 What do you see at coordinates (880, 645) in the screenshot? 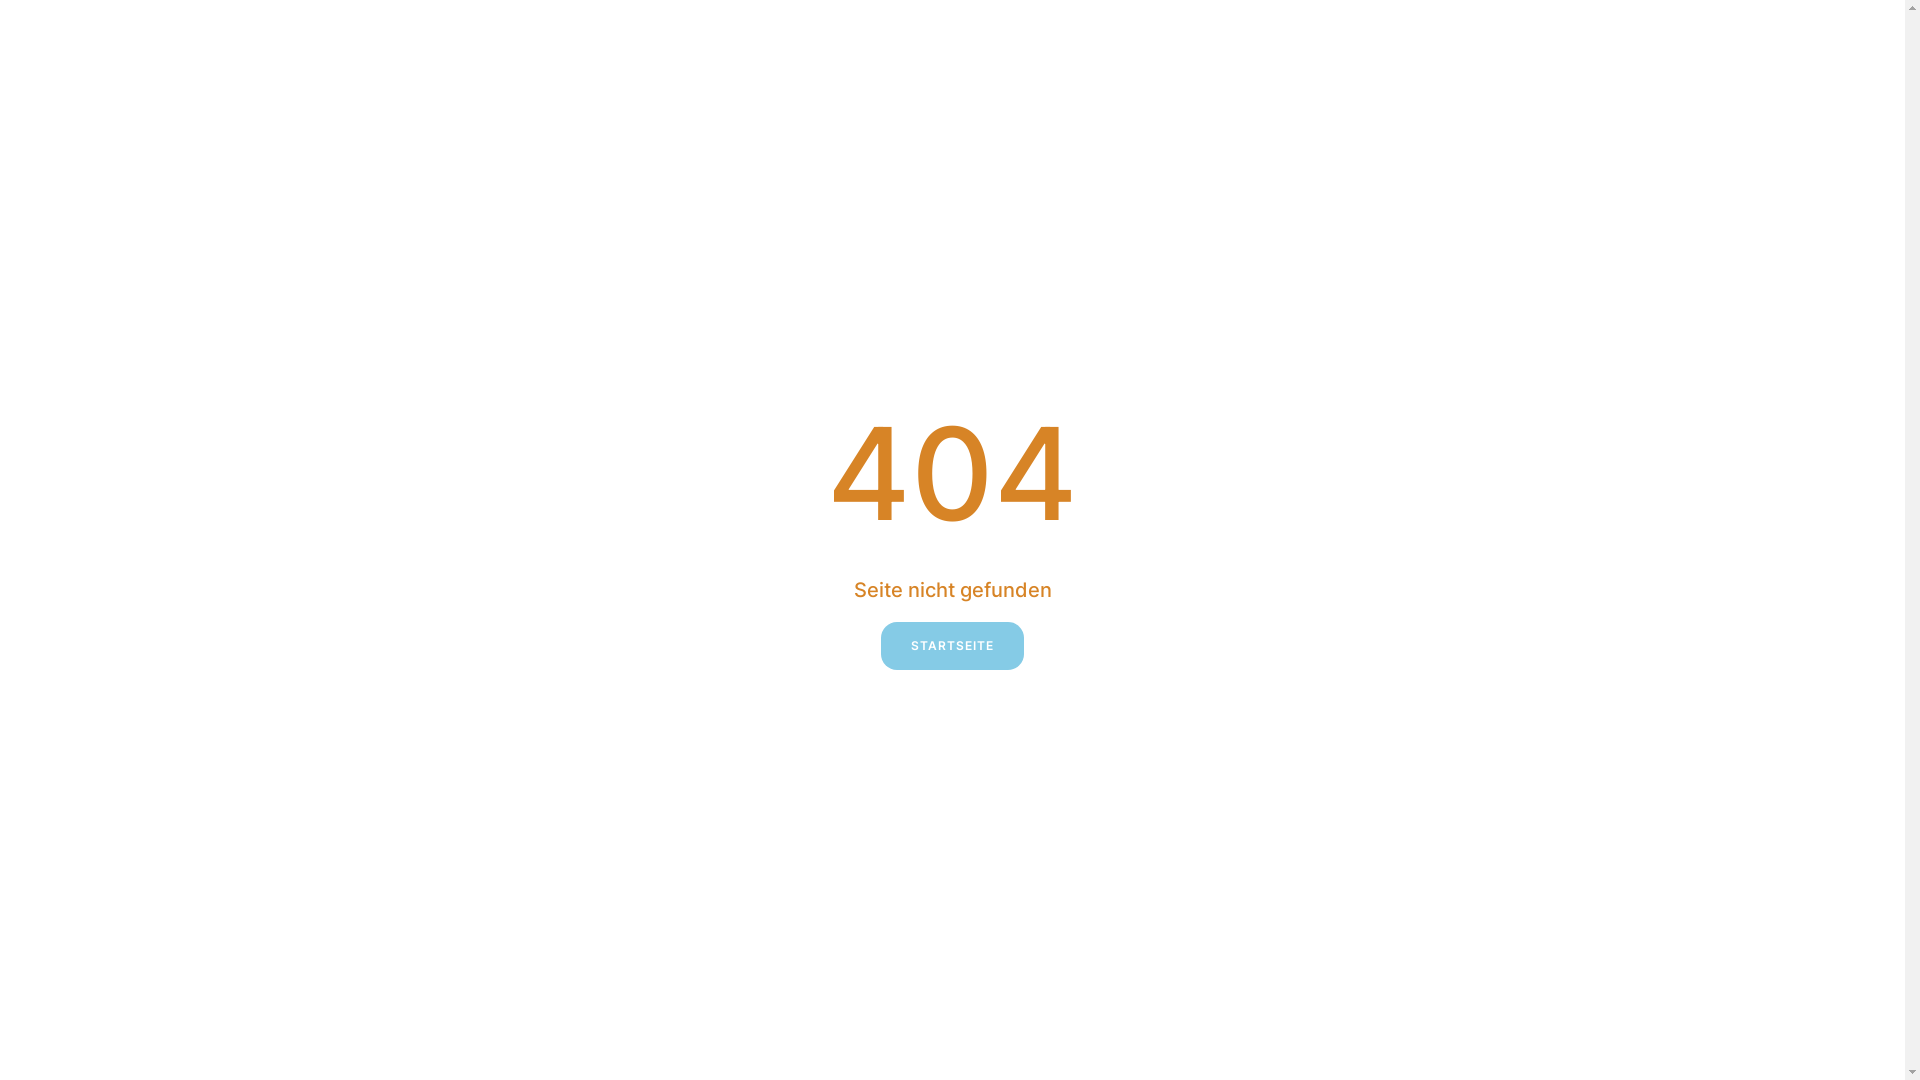
I see `'STARTSEITE'` at bounding box center [880, 645].